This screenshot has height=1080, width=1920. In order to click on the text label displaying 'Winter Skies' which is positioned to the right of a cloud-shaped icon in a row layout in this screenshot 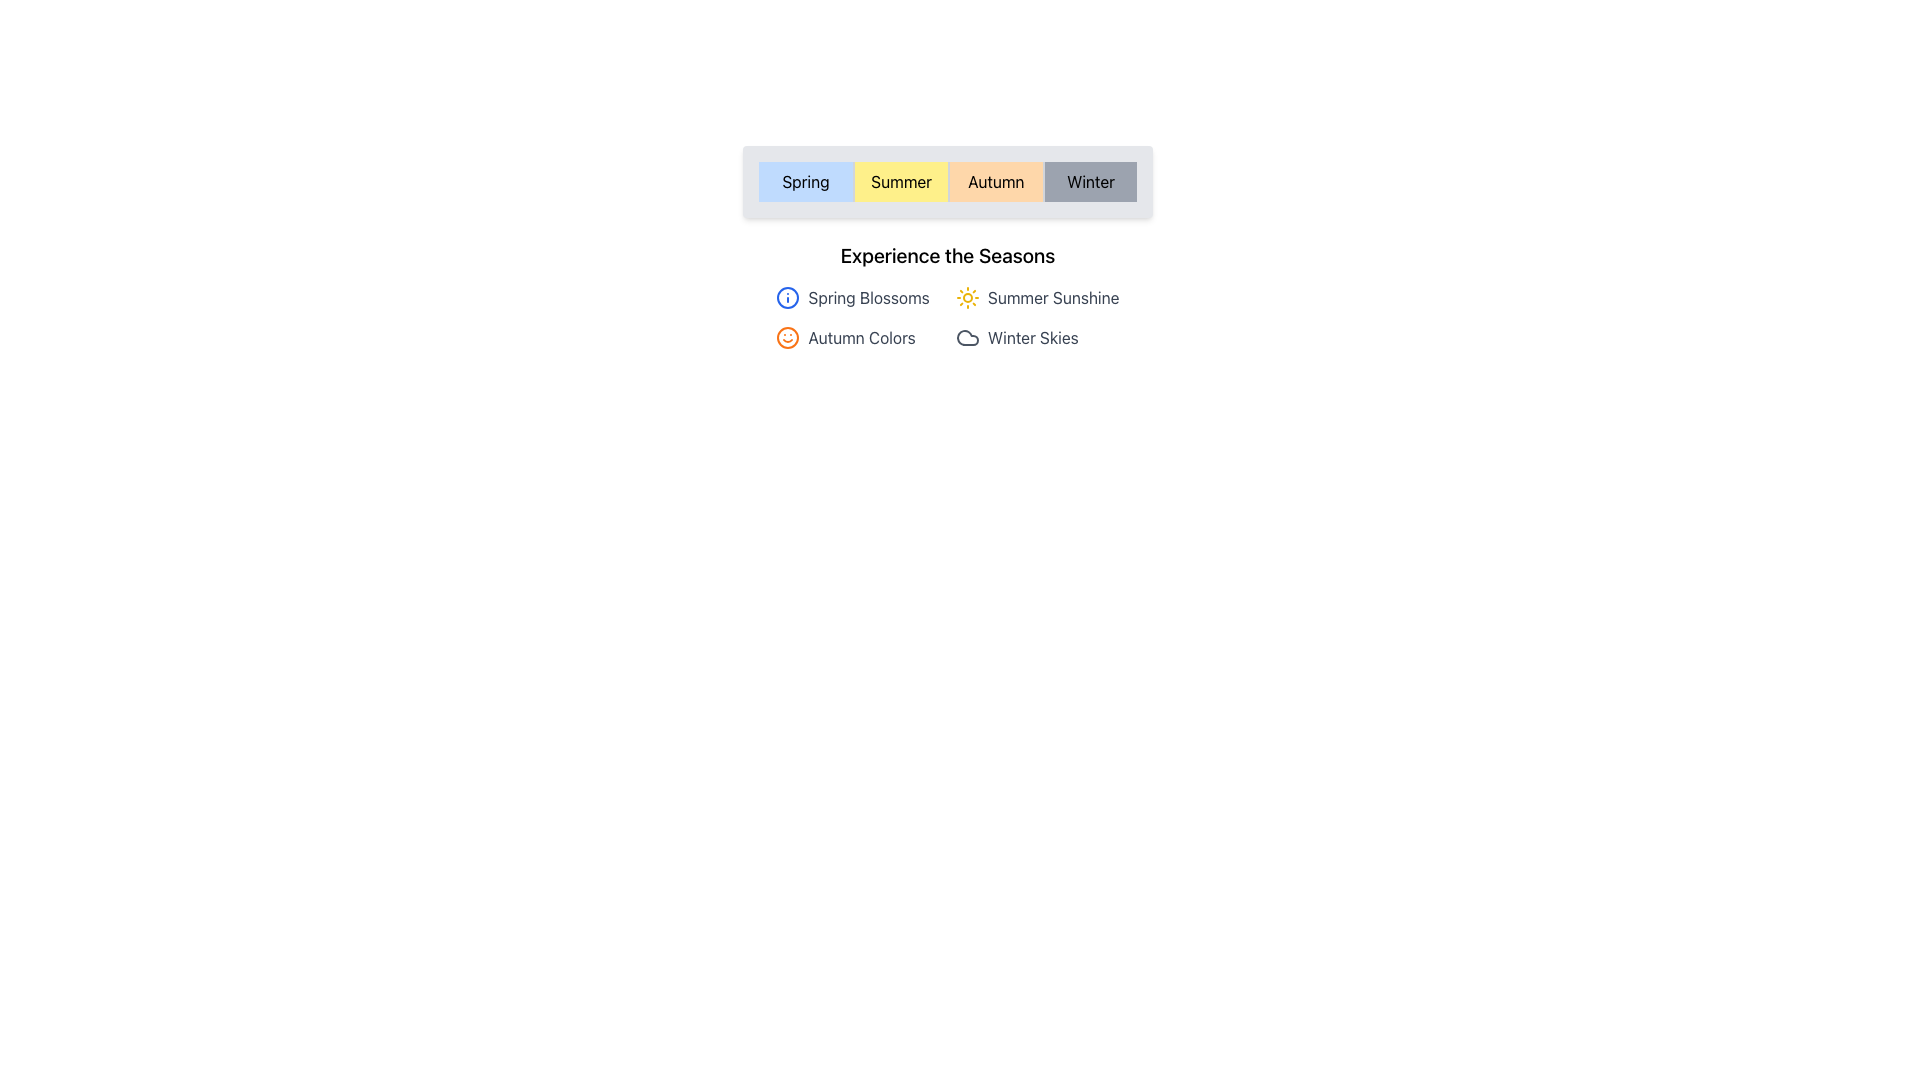, I will do `click(1033, 337)`.